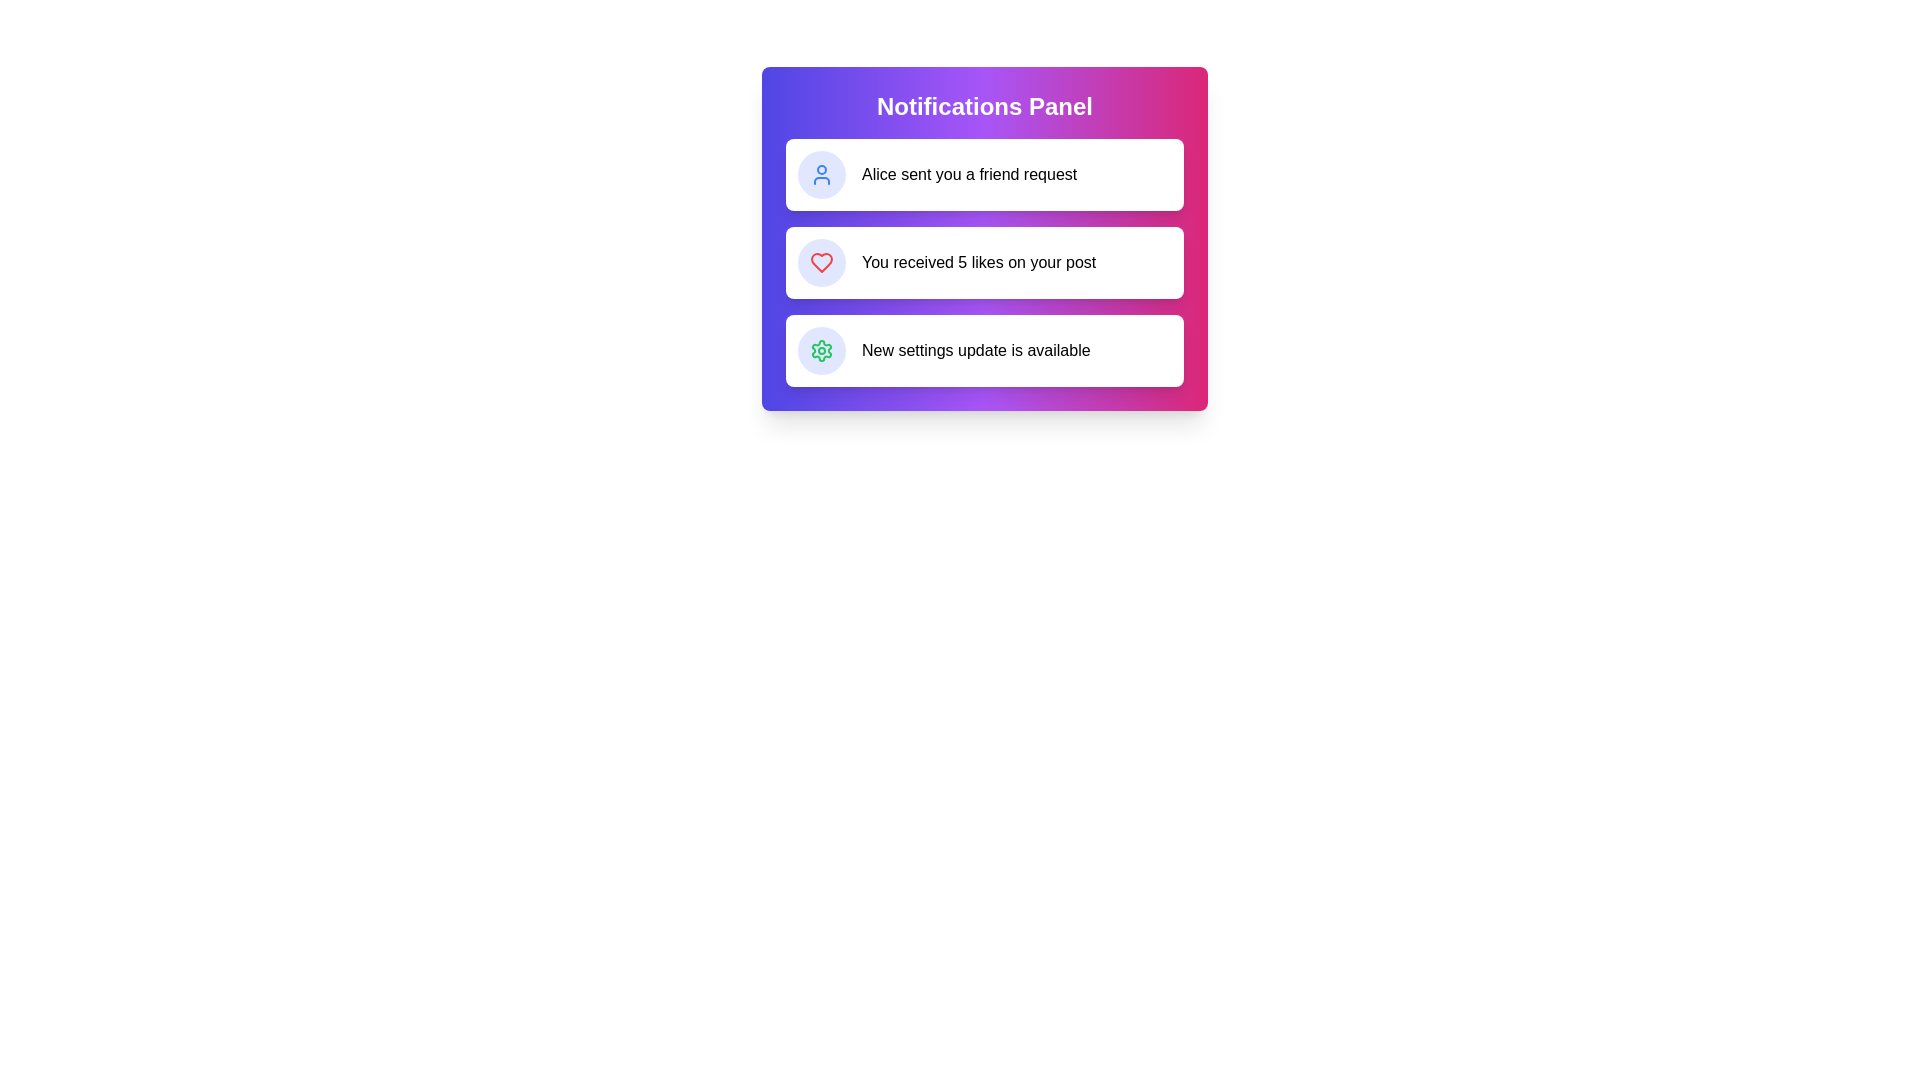 The image size is (1920, 1080). What do you see at coordinates (821, 173) in the screenshot?
I see `the Profile Icon, which is a 24x24 pixel blue icon located at the top-left corner of the notification panel, to the left of the text 'Alice sent you a friend request.'` at bounding box center [821, 173].